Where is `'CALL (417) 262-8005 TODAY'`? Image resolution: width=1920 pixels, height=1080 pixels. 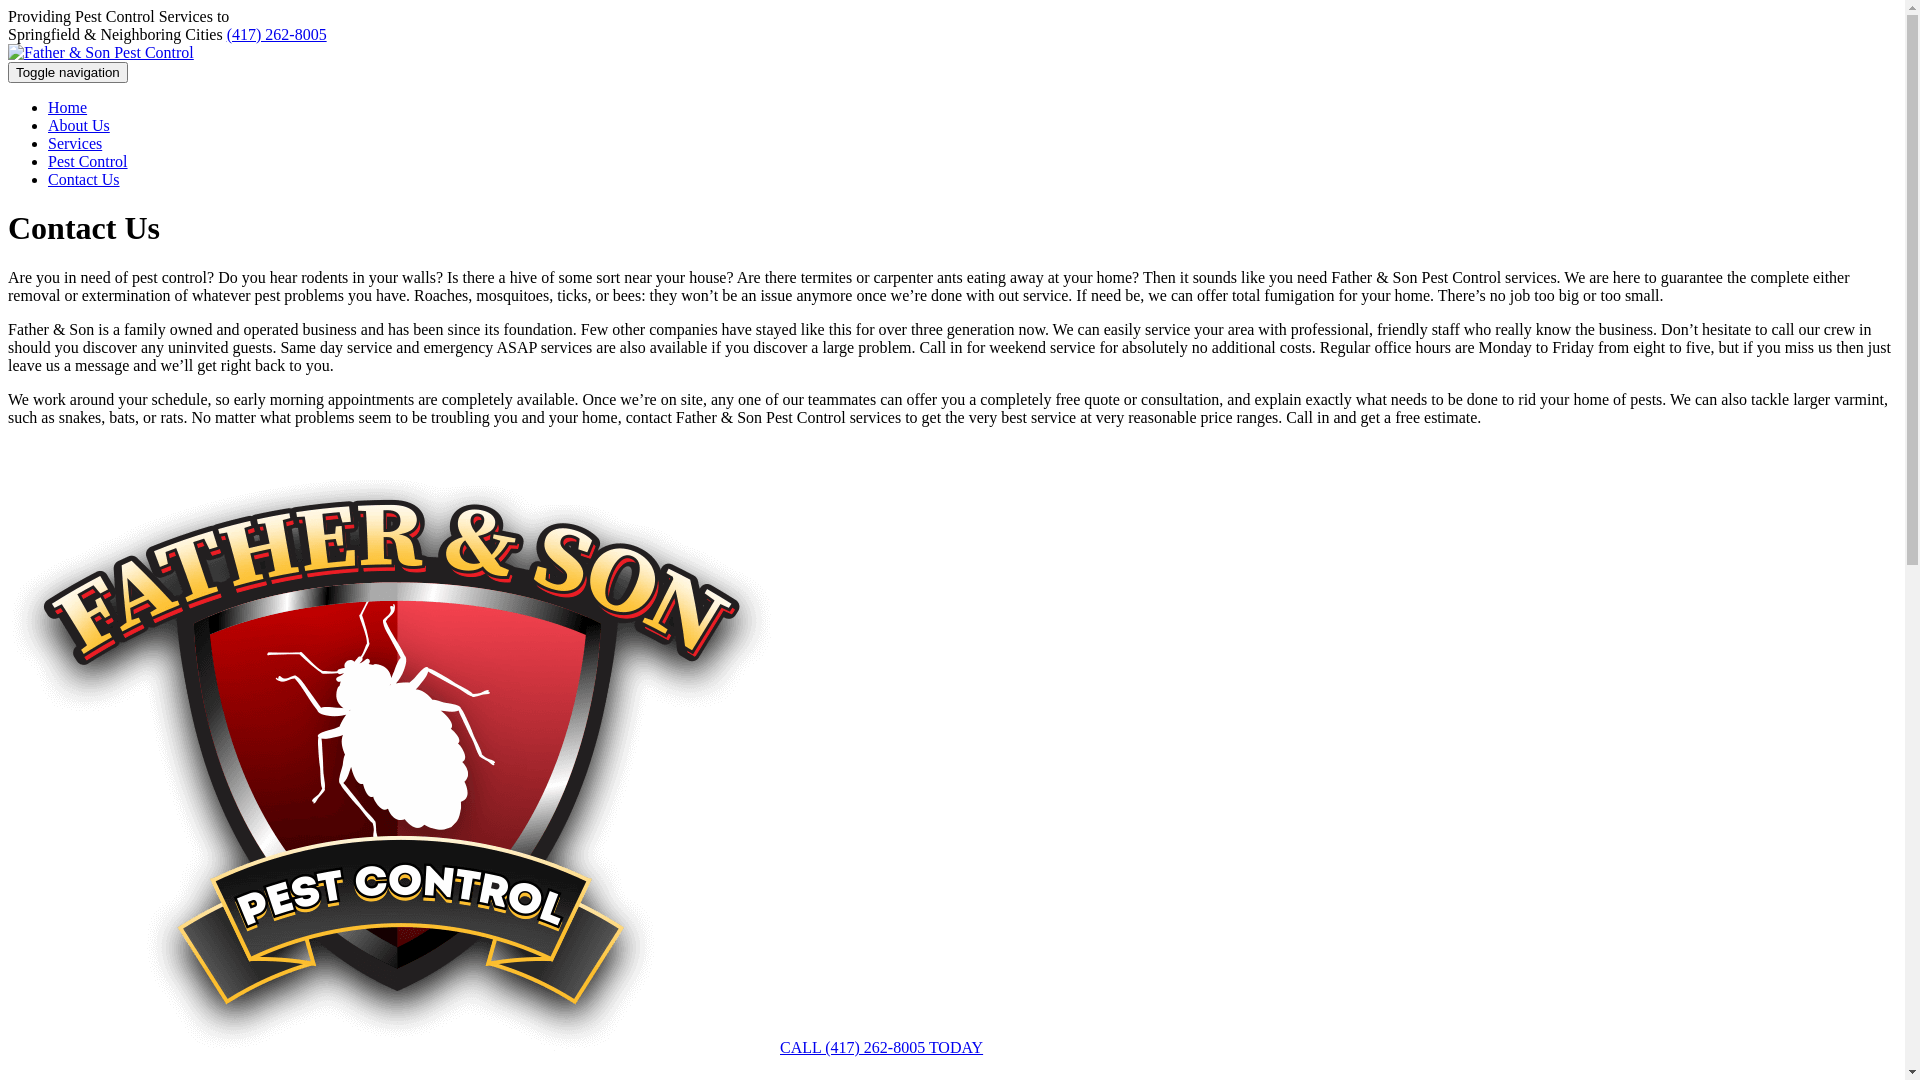
'CALL (417) 262-8005 TODAY' is located at coordinates (880, 1046).